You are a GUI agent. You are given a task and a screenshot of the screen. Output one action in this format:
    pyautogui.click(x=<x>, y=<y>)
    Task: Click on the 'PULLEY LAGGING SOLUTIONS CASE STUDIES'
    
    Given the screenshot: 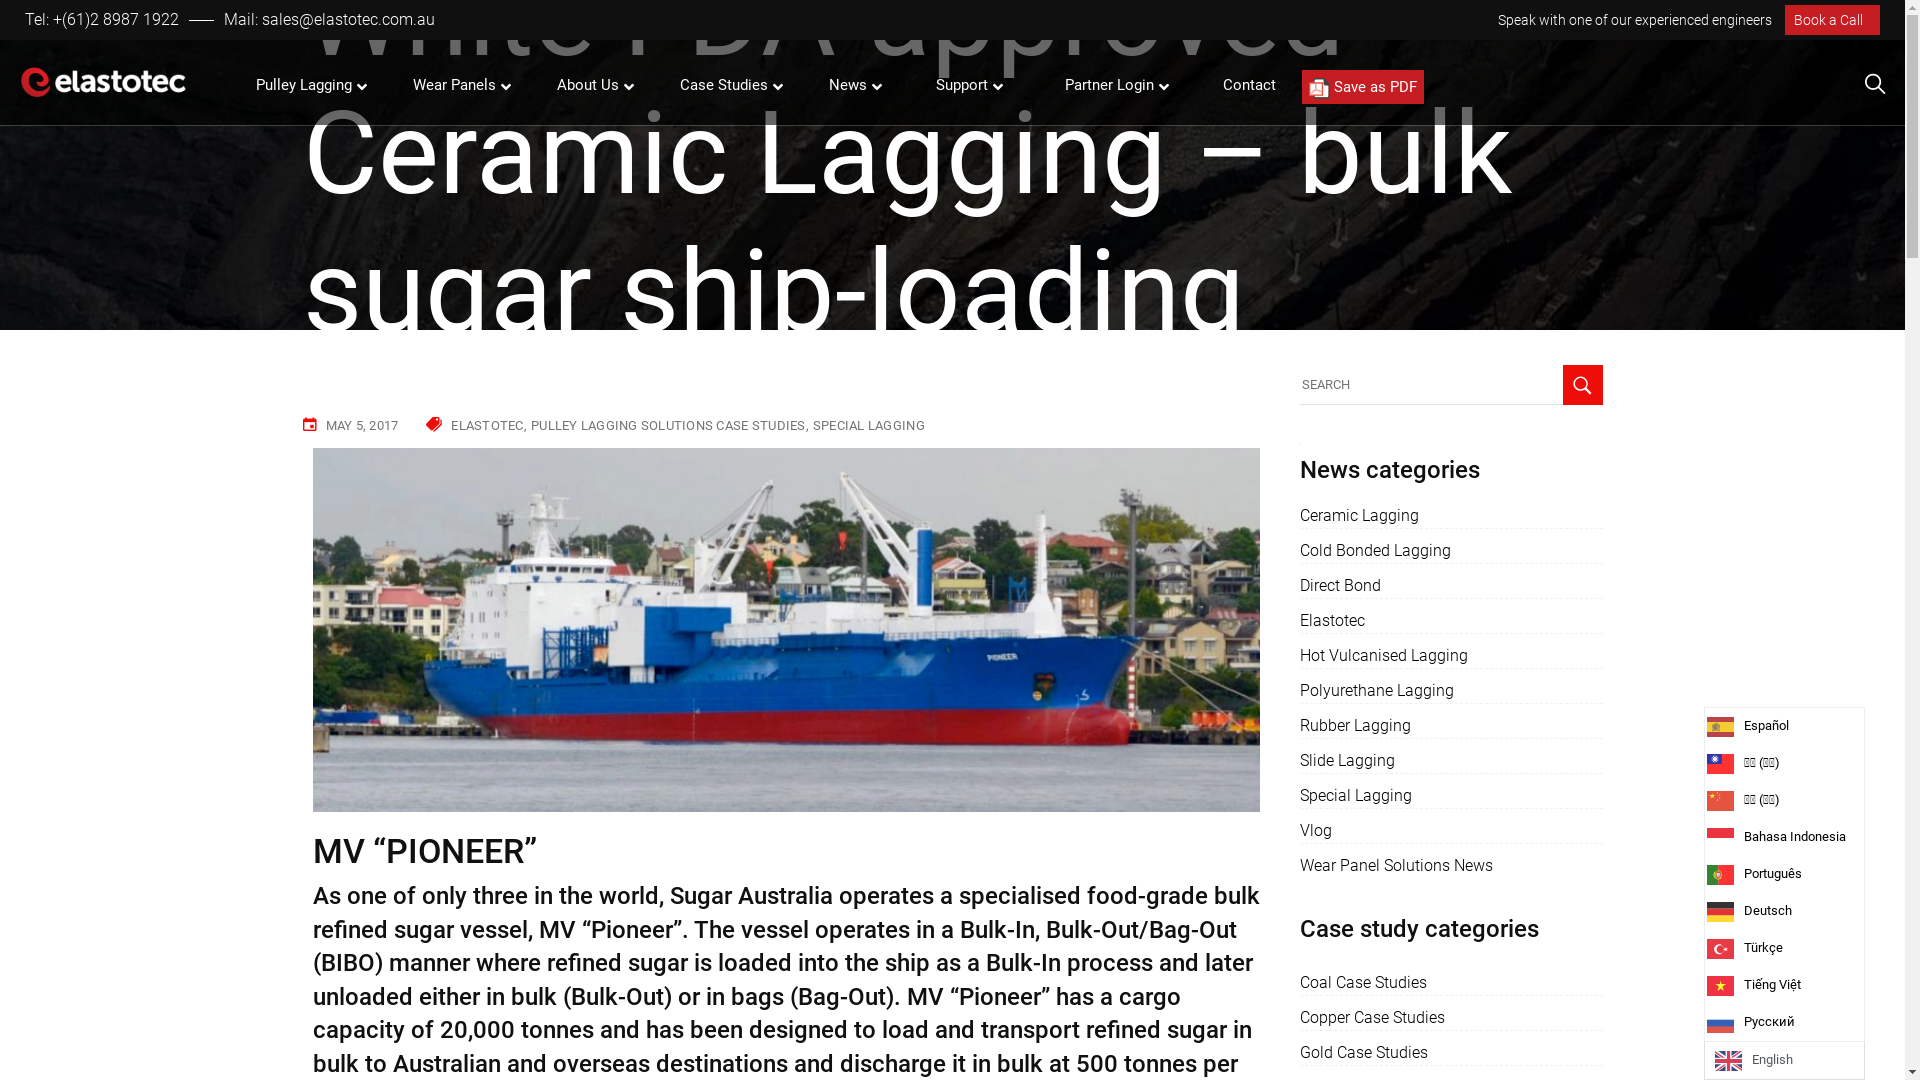 What is the action you would take?
    pyautogui.click(x=670, y=424)
    